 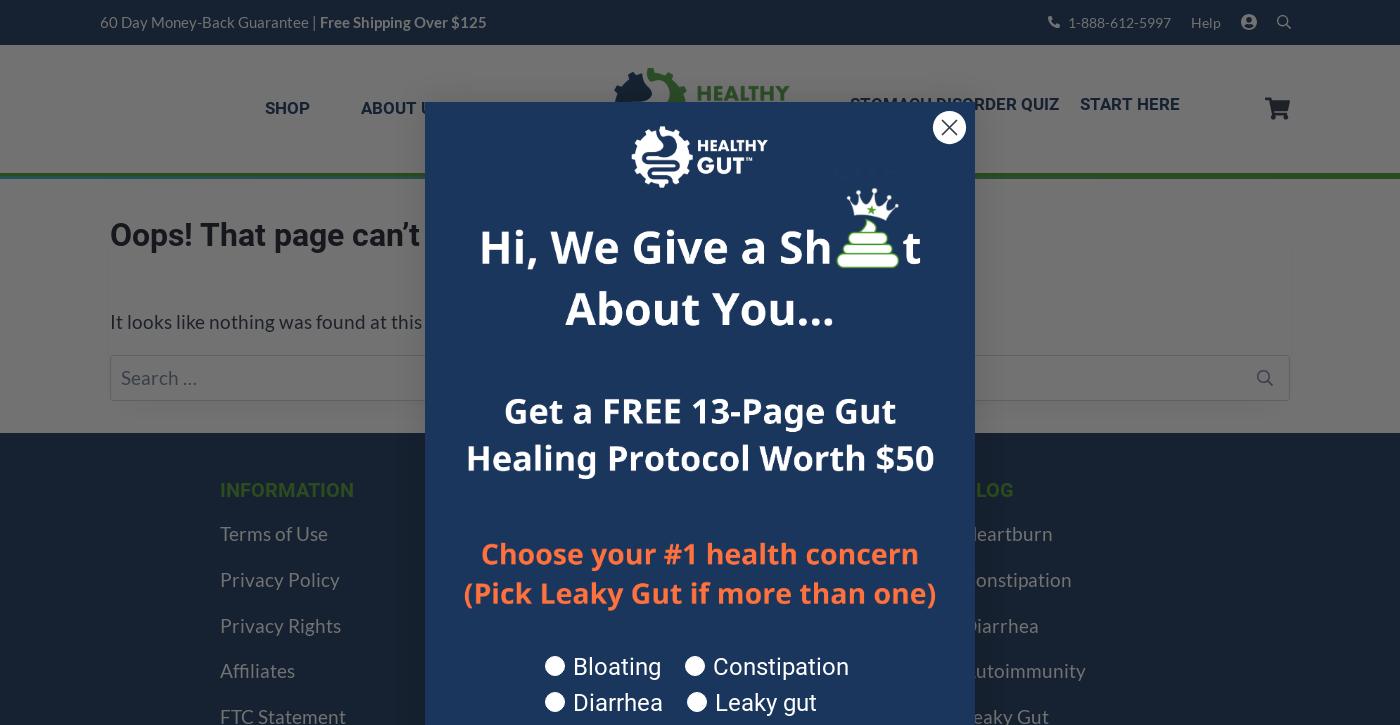 What do you see at coordinates (1016, 578) in the screenshot?
I see `'Constipation'` at bounding box center [1016, 578].